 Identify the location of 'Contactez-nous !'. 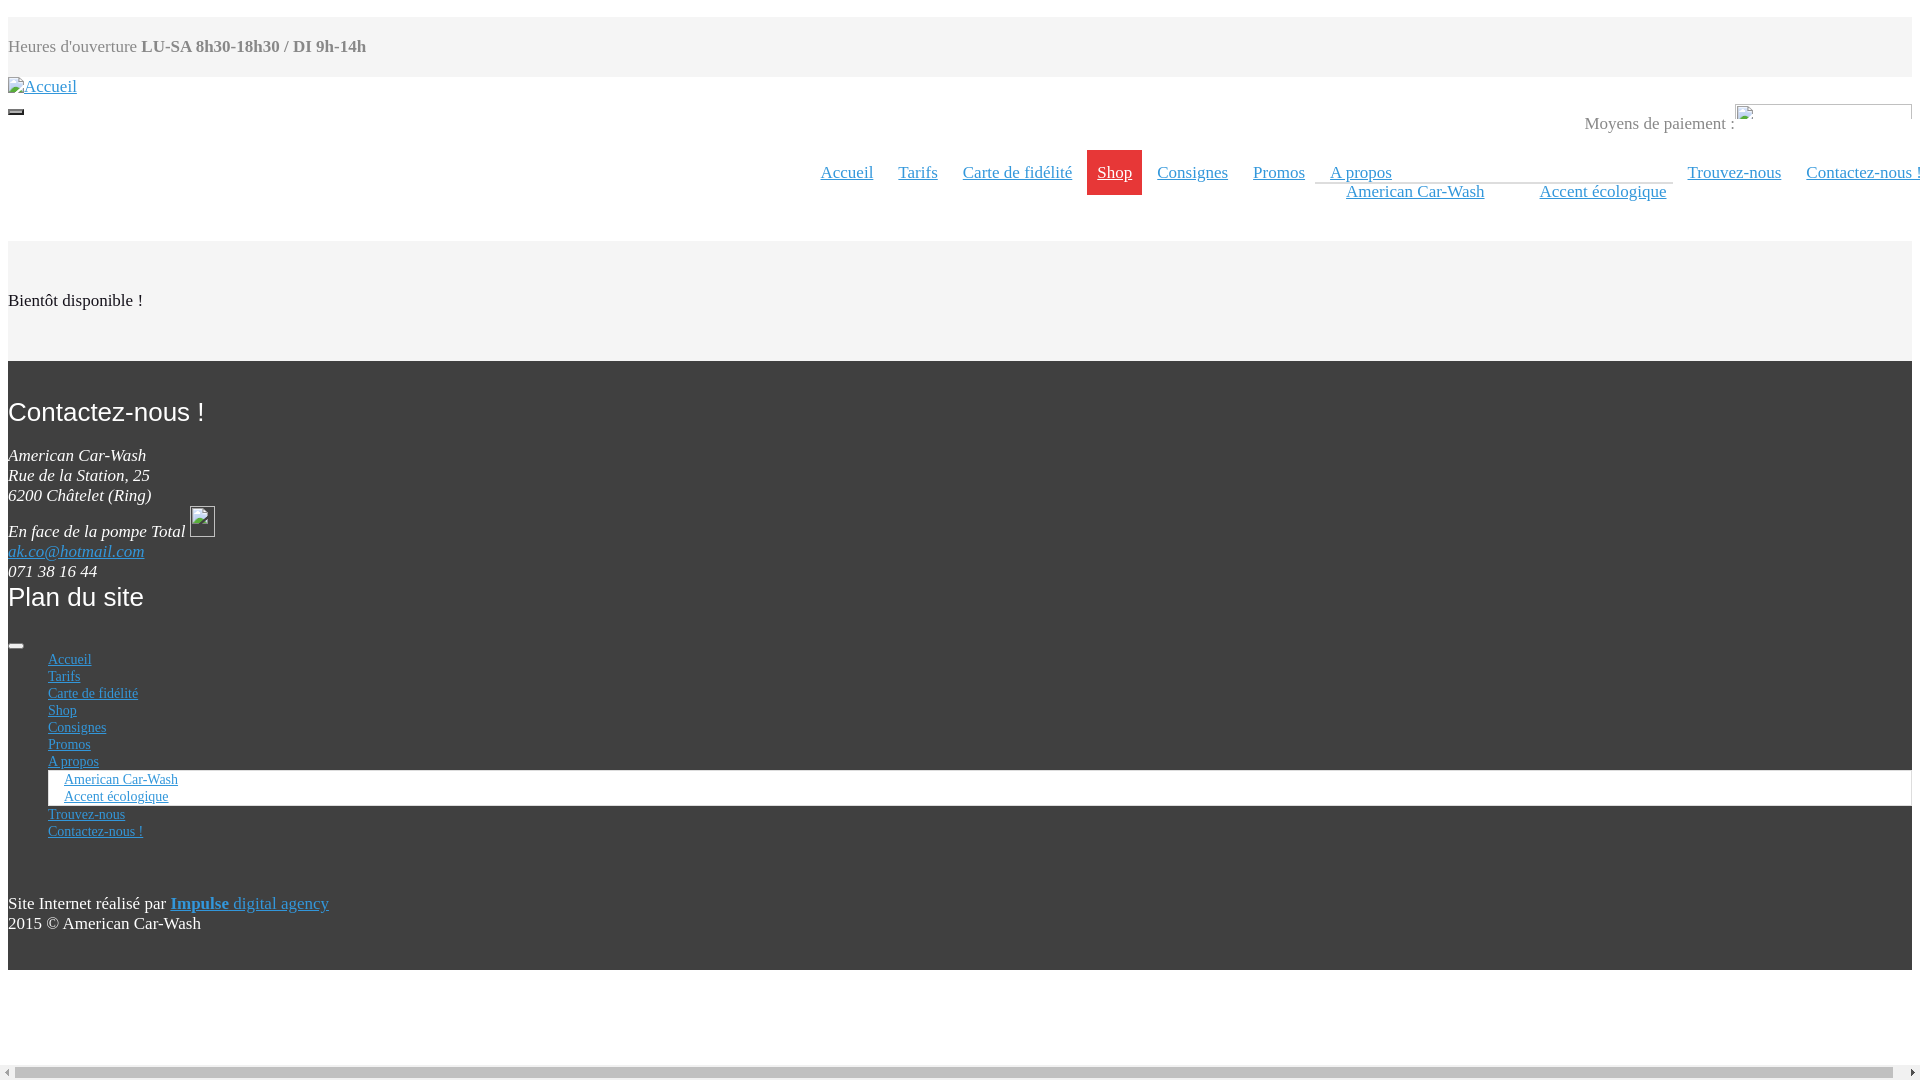
(48, 831).